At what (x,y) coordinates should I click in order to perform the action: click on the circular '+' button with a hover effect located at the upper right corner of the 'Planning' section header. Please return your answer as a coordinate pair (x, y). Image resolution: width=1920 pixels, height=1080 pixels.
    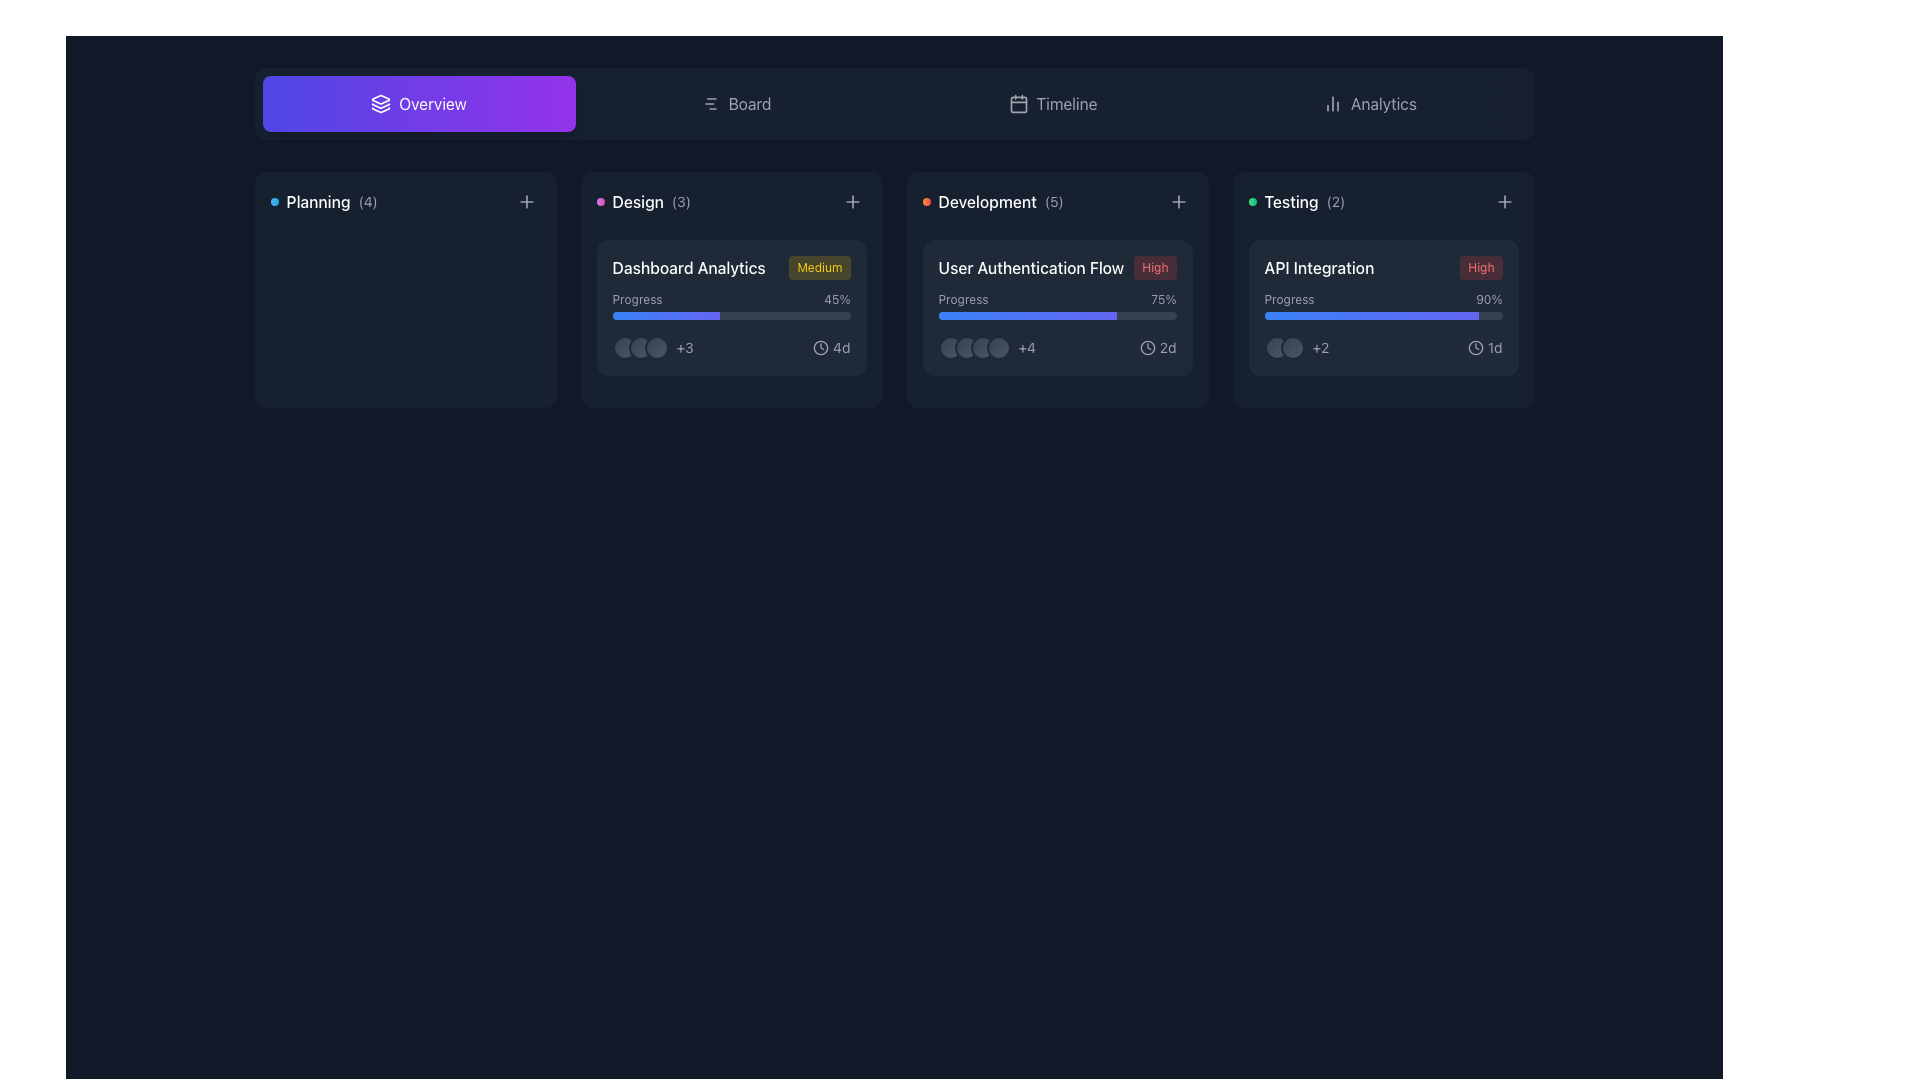
    Looking at the image, I should click on (526, 201).